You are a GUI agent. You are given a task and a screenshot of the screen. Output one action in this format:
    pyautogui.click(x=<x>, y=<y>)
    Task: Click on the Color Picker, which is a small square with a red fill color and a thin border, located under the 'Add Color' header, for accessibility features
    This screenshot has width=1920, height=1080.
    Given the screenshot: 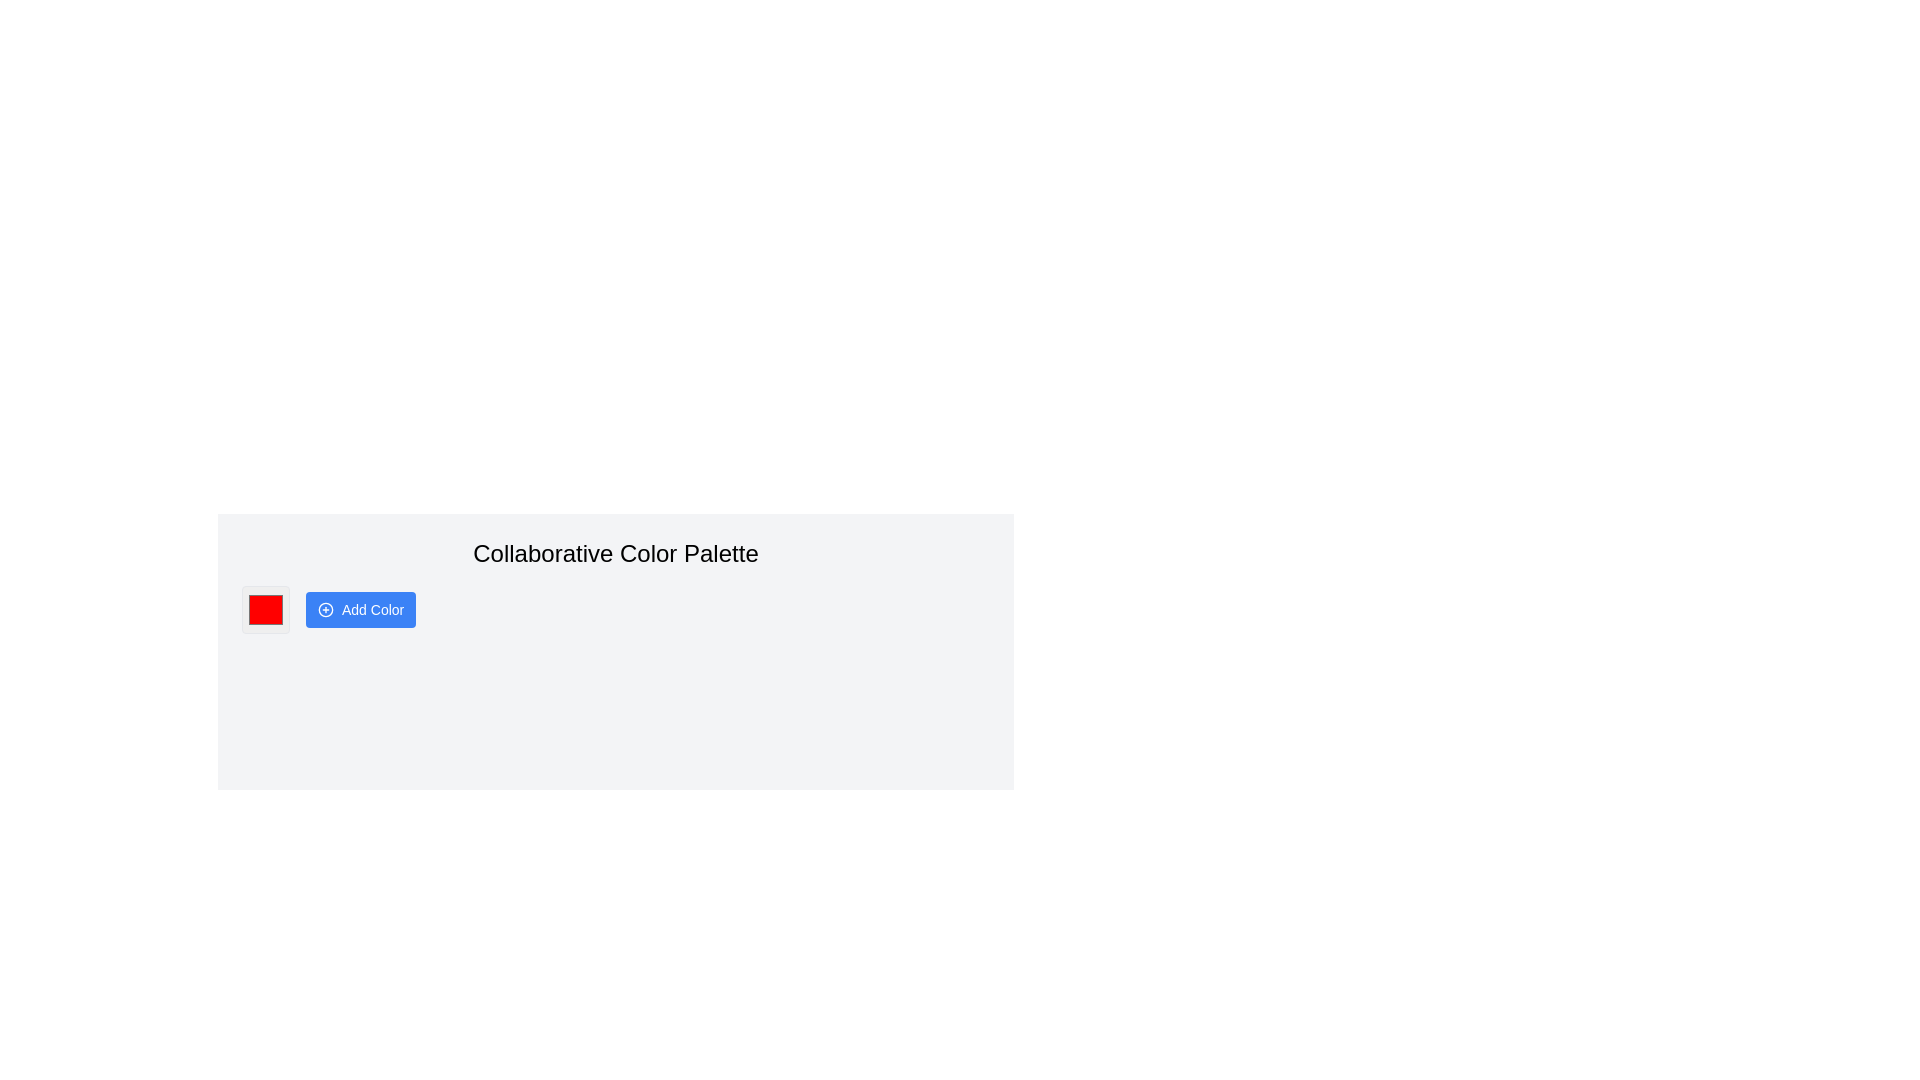 What is the action you would take?
    pyautogui.click(x=264, y=608)
    